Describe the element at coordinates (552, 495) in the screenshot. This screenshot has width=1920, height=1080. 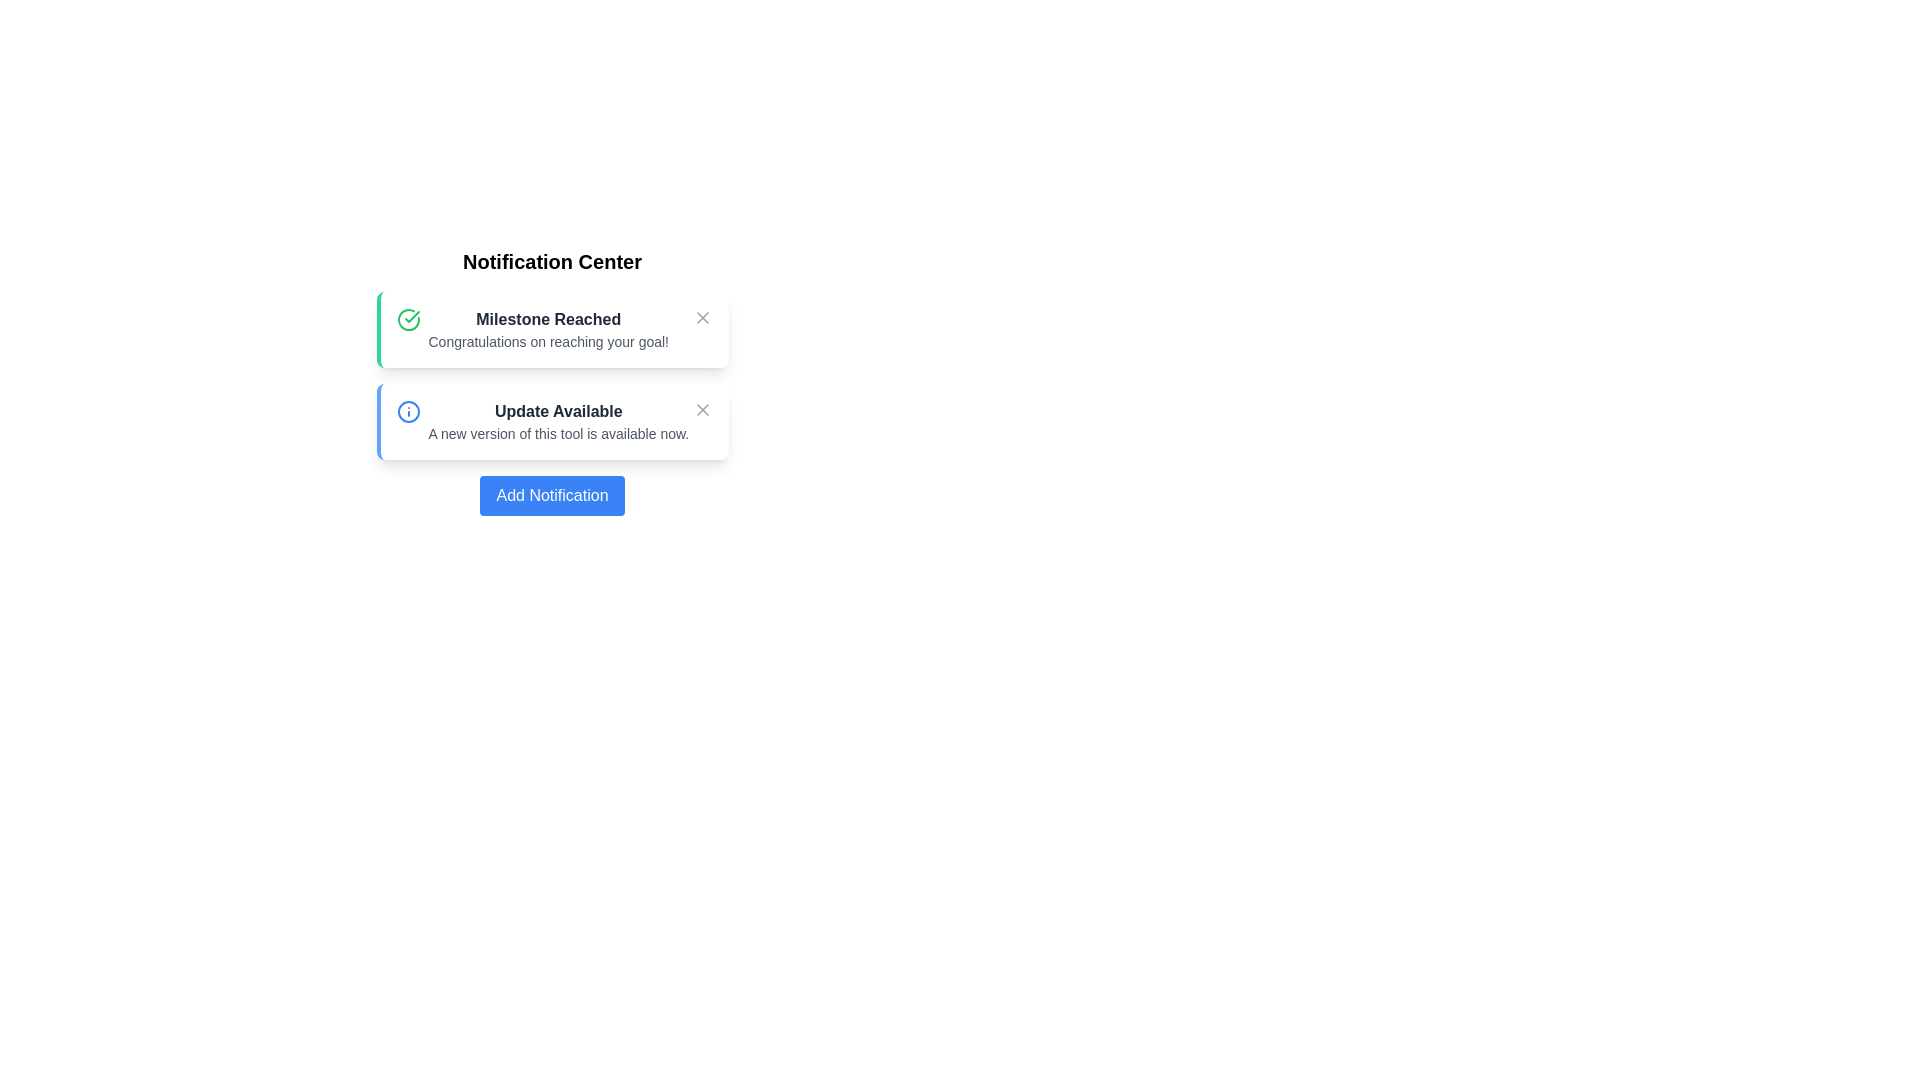
I see `the 'Add Notification' button to add a new notification` at that location.